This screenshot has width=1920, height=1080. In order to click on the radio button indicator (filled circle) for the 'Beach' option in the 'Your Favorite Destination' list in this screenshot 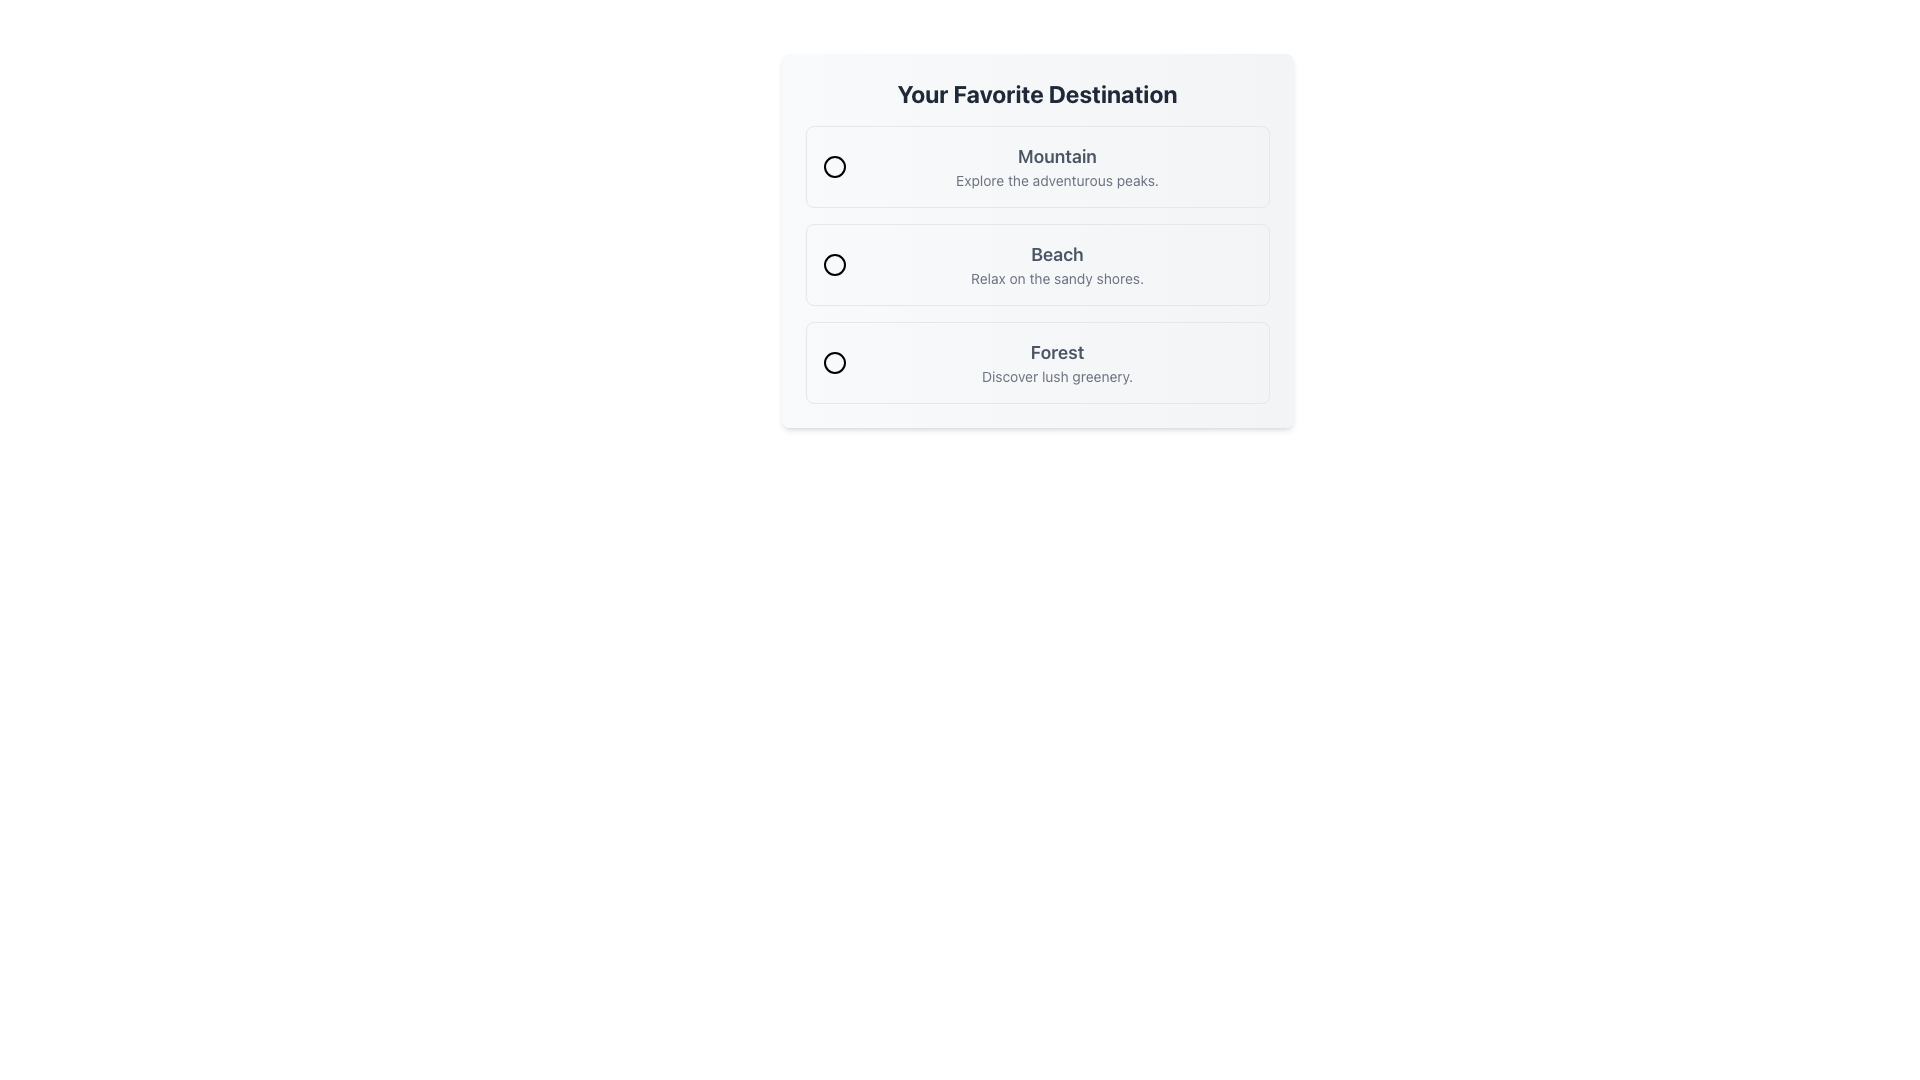, I will do `click(834, 264)`.